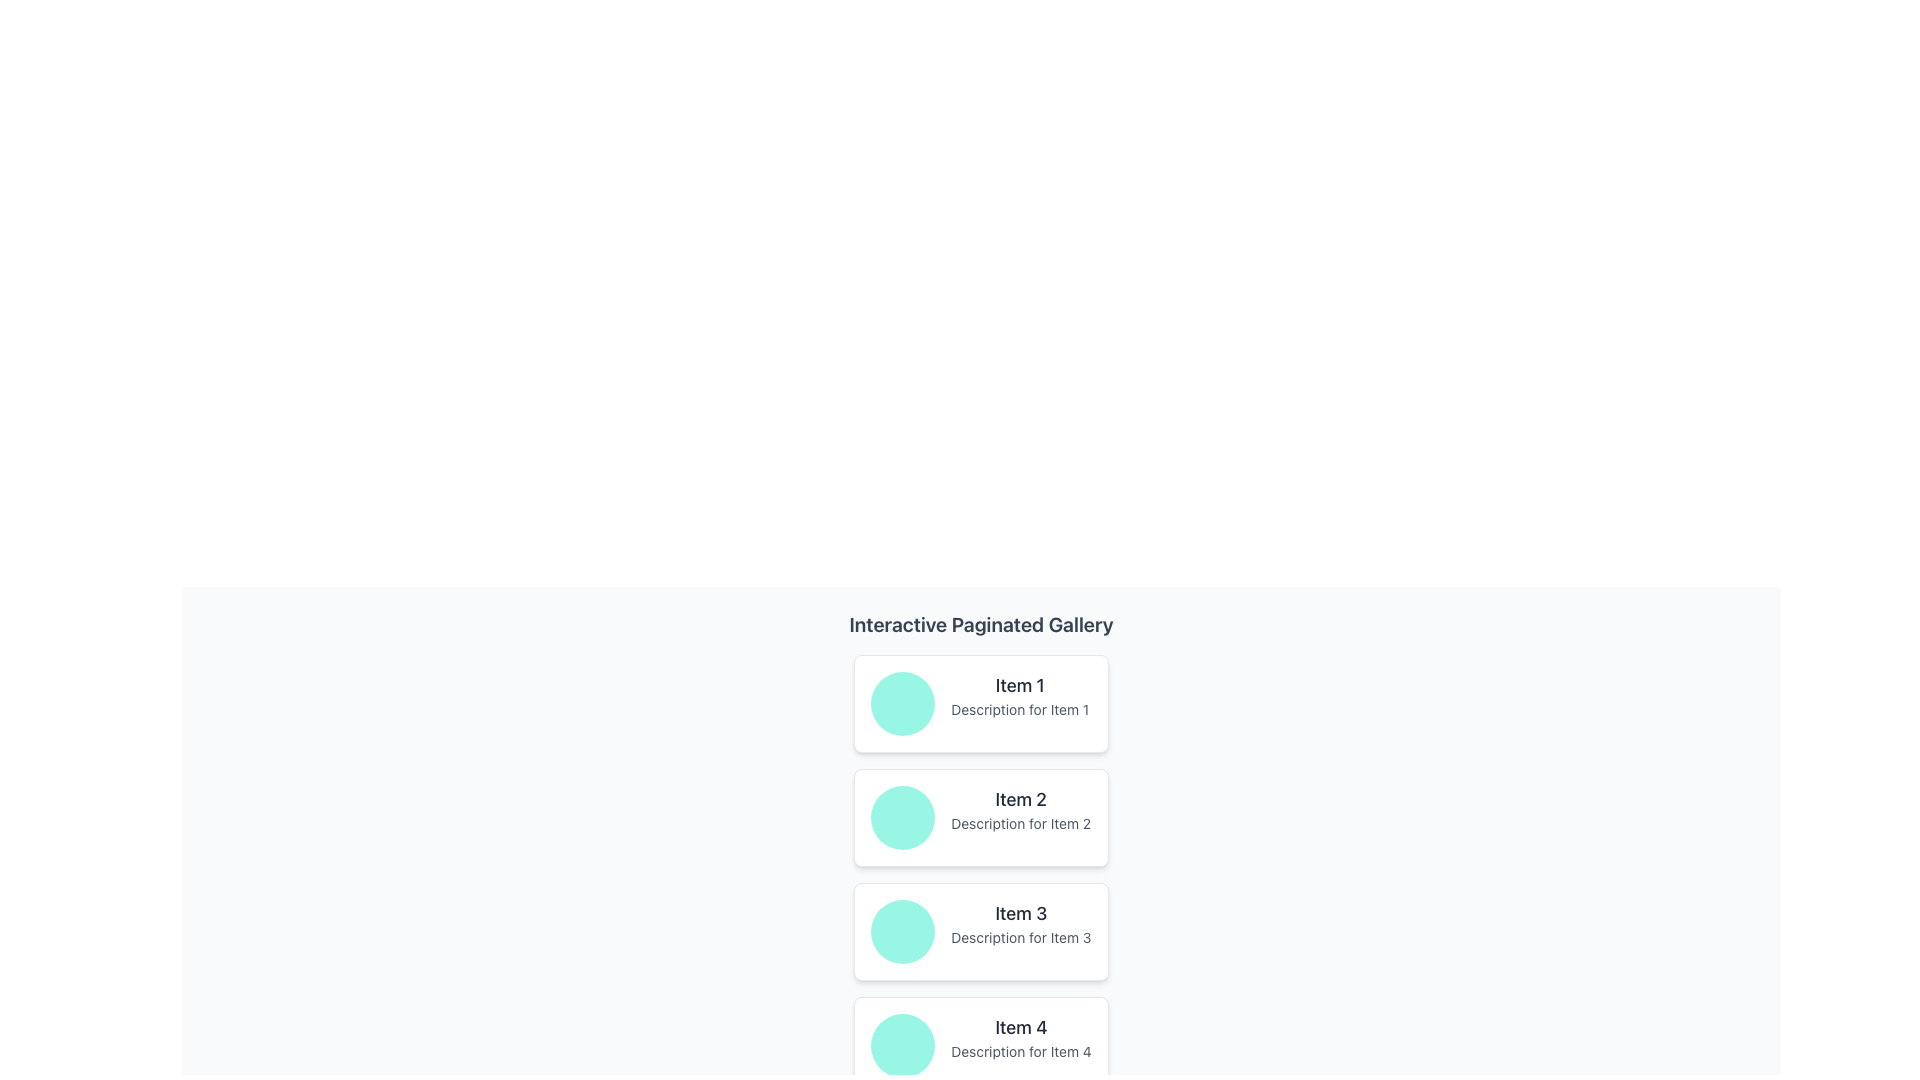  Describe the element at coordinates (1021, 1028) in the screenshot. I see `text displayed in the bold Text Label element showing 'Item 4', which is located above the description text for the fourth item in the list` at that location.